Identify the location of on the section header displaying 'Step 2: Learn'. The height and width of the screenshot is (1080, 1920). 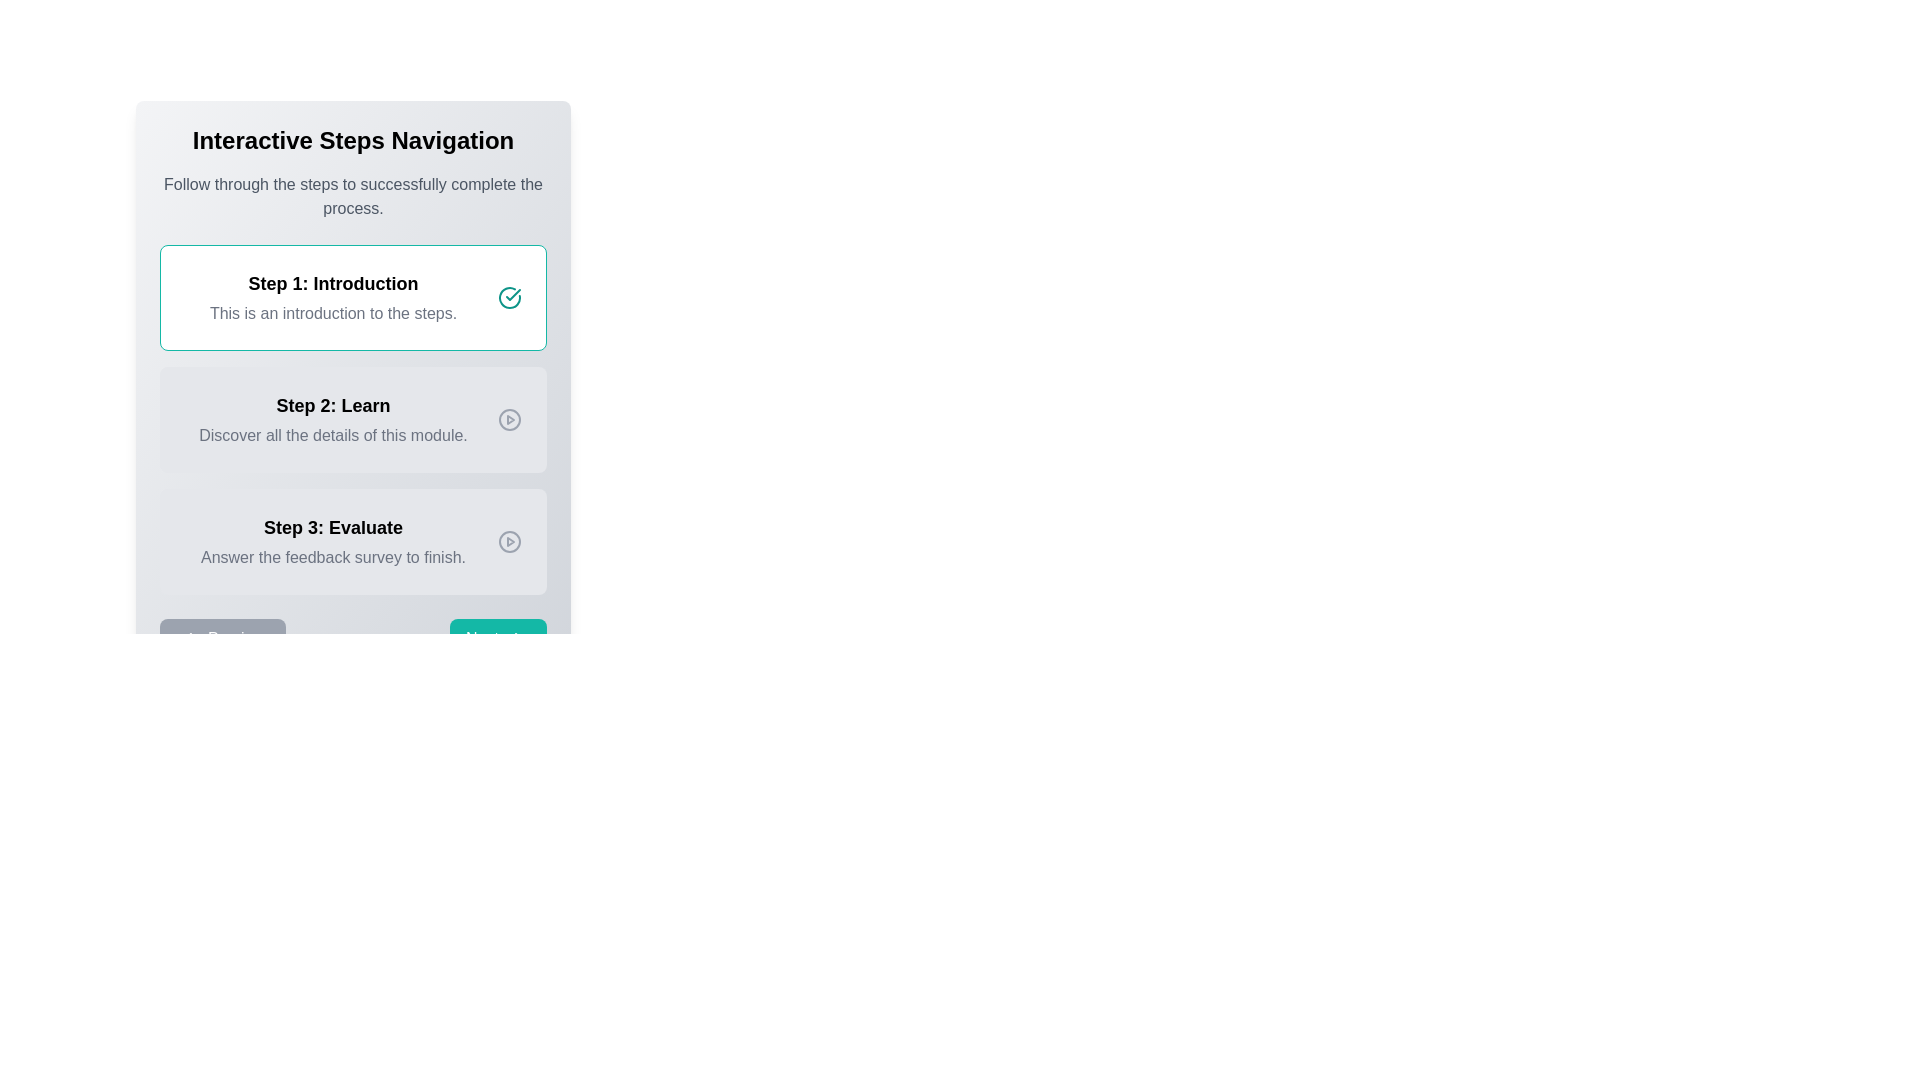
(333, 405).